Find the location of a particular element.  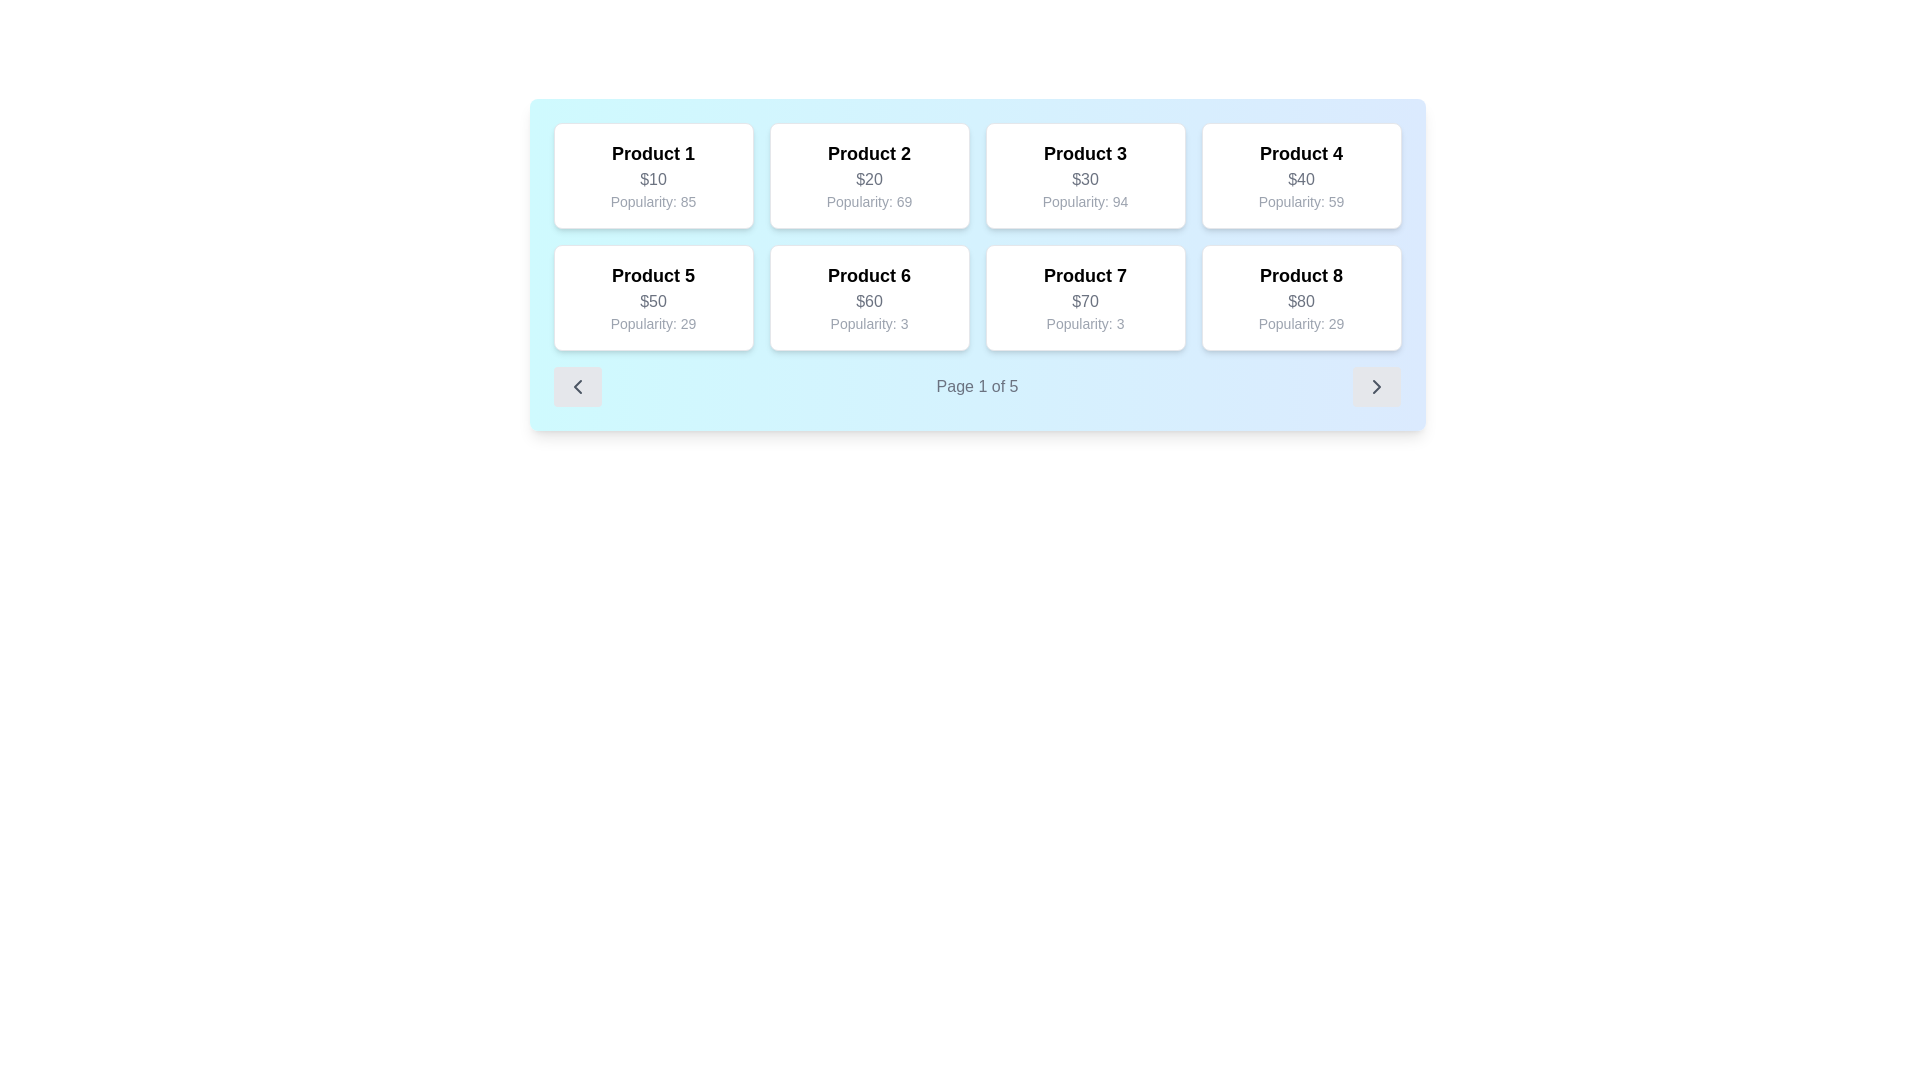

the text label displaying 'Popularity: 69' located below the price information of 'Product 2' is located at coordinates (869, 201).